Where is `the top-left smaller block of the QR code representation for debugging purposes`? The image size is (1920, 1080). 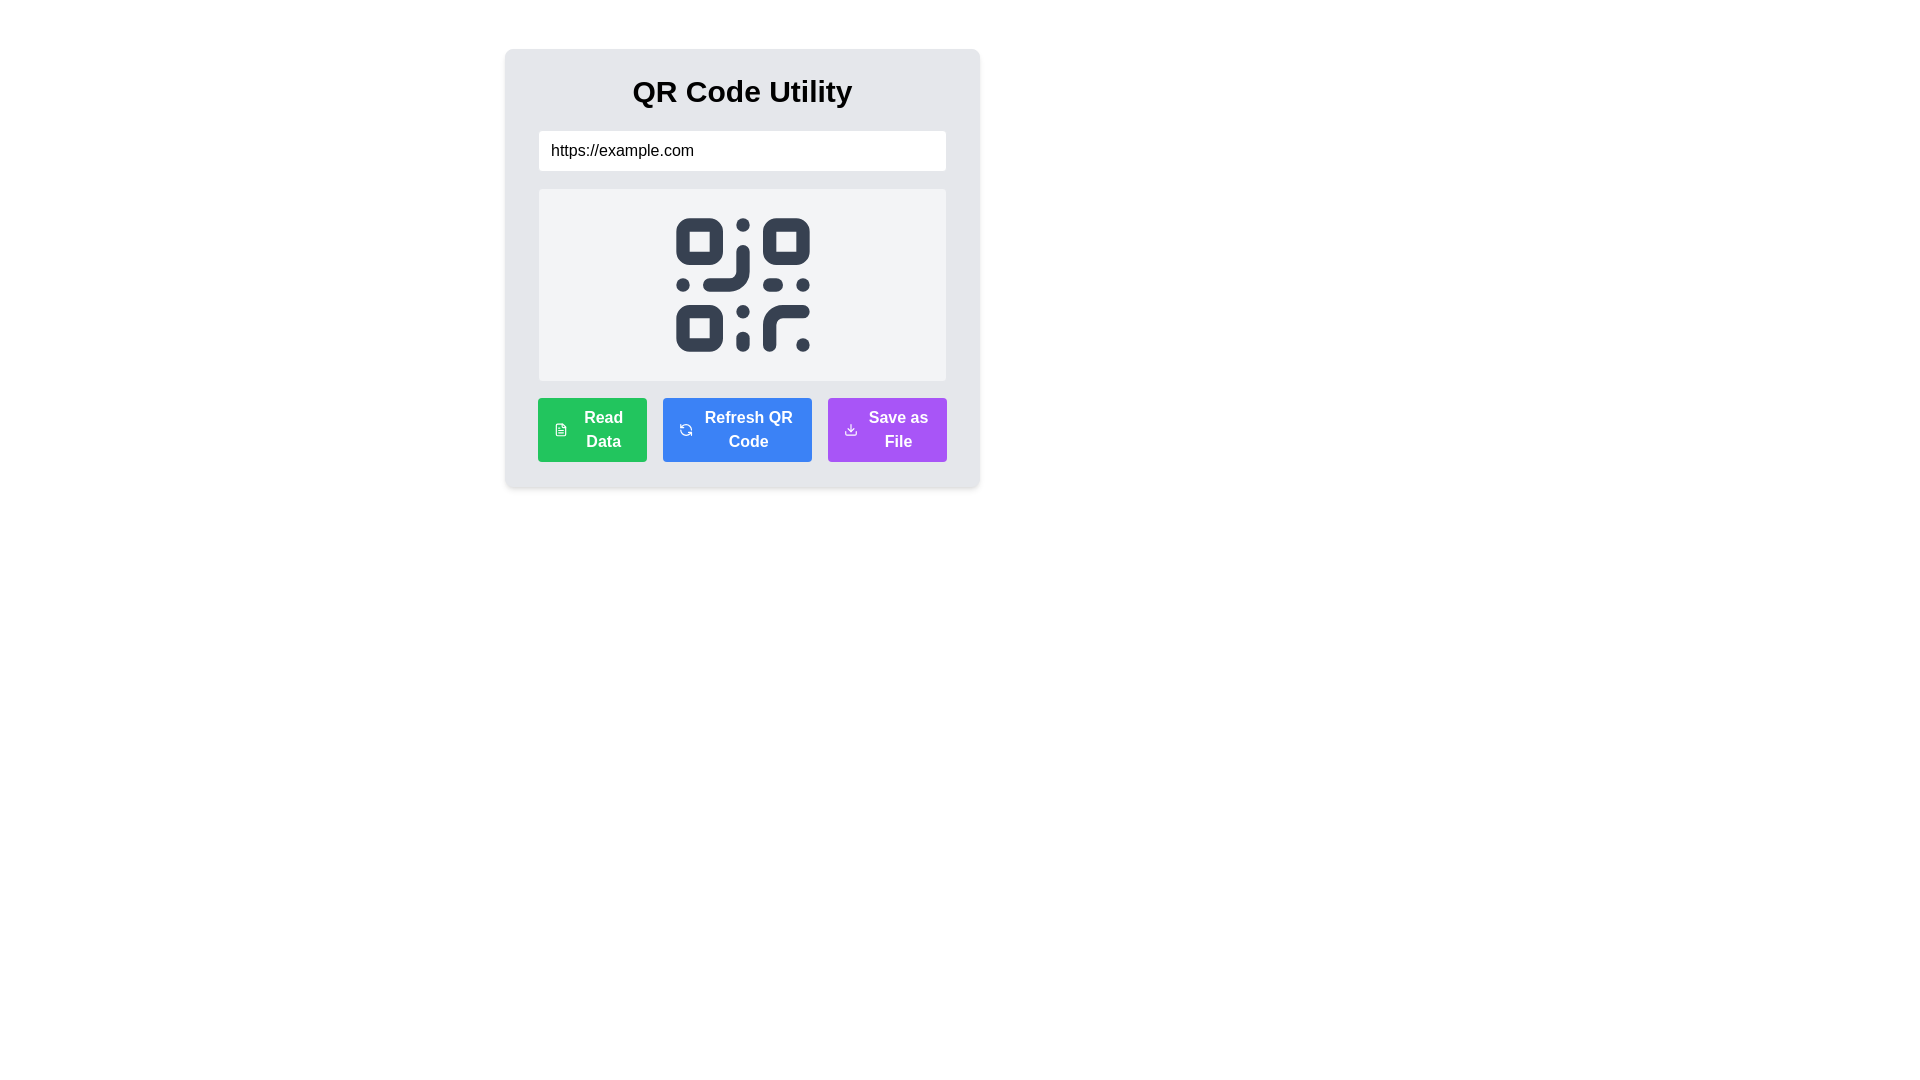
the top-left smaller block of the QR code representation for debugging purposes is located at coordinates (699, 240).